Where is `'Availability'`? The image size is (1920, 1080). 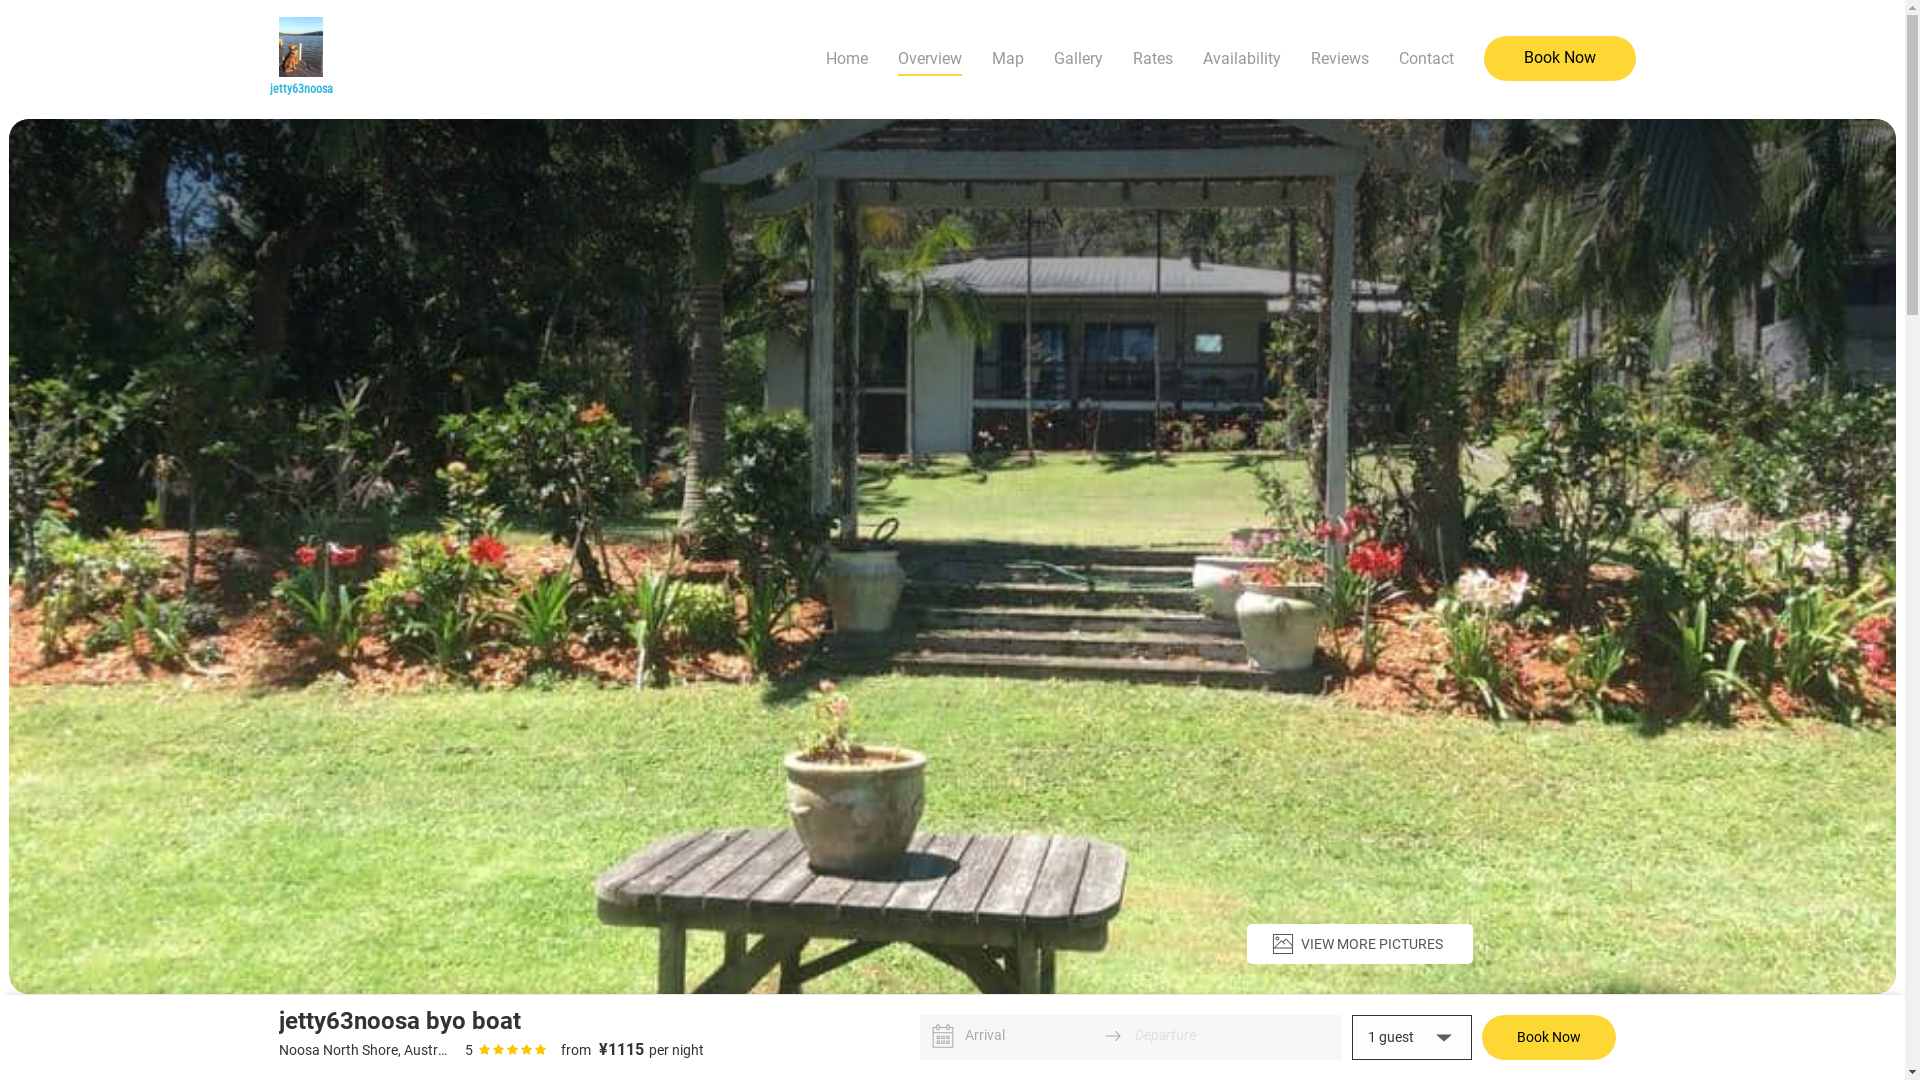 'Availability' is located at coordinates (1240, 57).